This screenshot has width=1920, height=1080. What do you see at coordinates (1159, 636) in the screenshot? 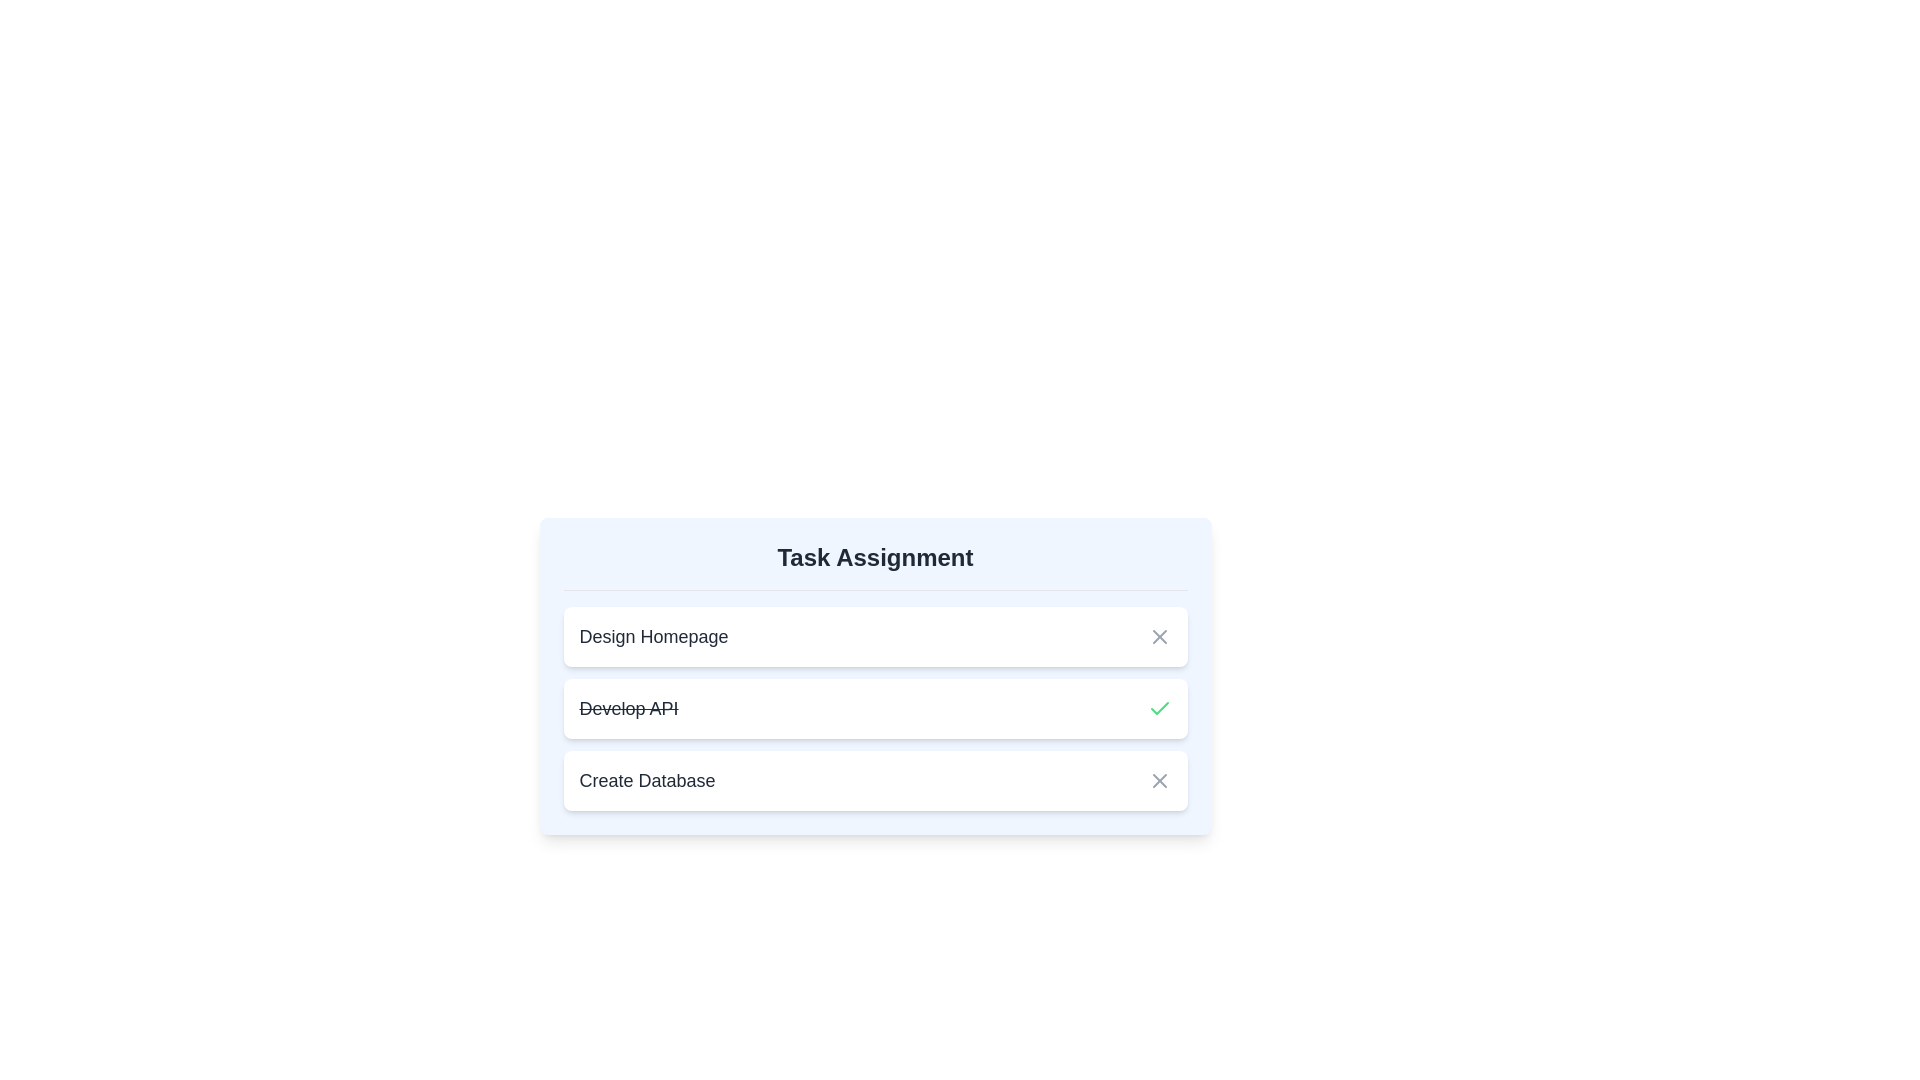
I see `the round-edged, cross-shaped gray icon next to the 'Design Homepage' task` at bounding box center [1159, 636].